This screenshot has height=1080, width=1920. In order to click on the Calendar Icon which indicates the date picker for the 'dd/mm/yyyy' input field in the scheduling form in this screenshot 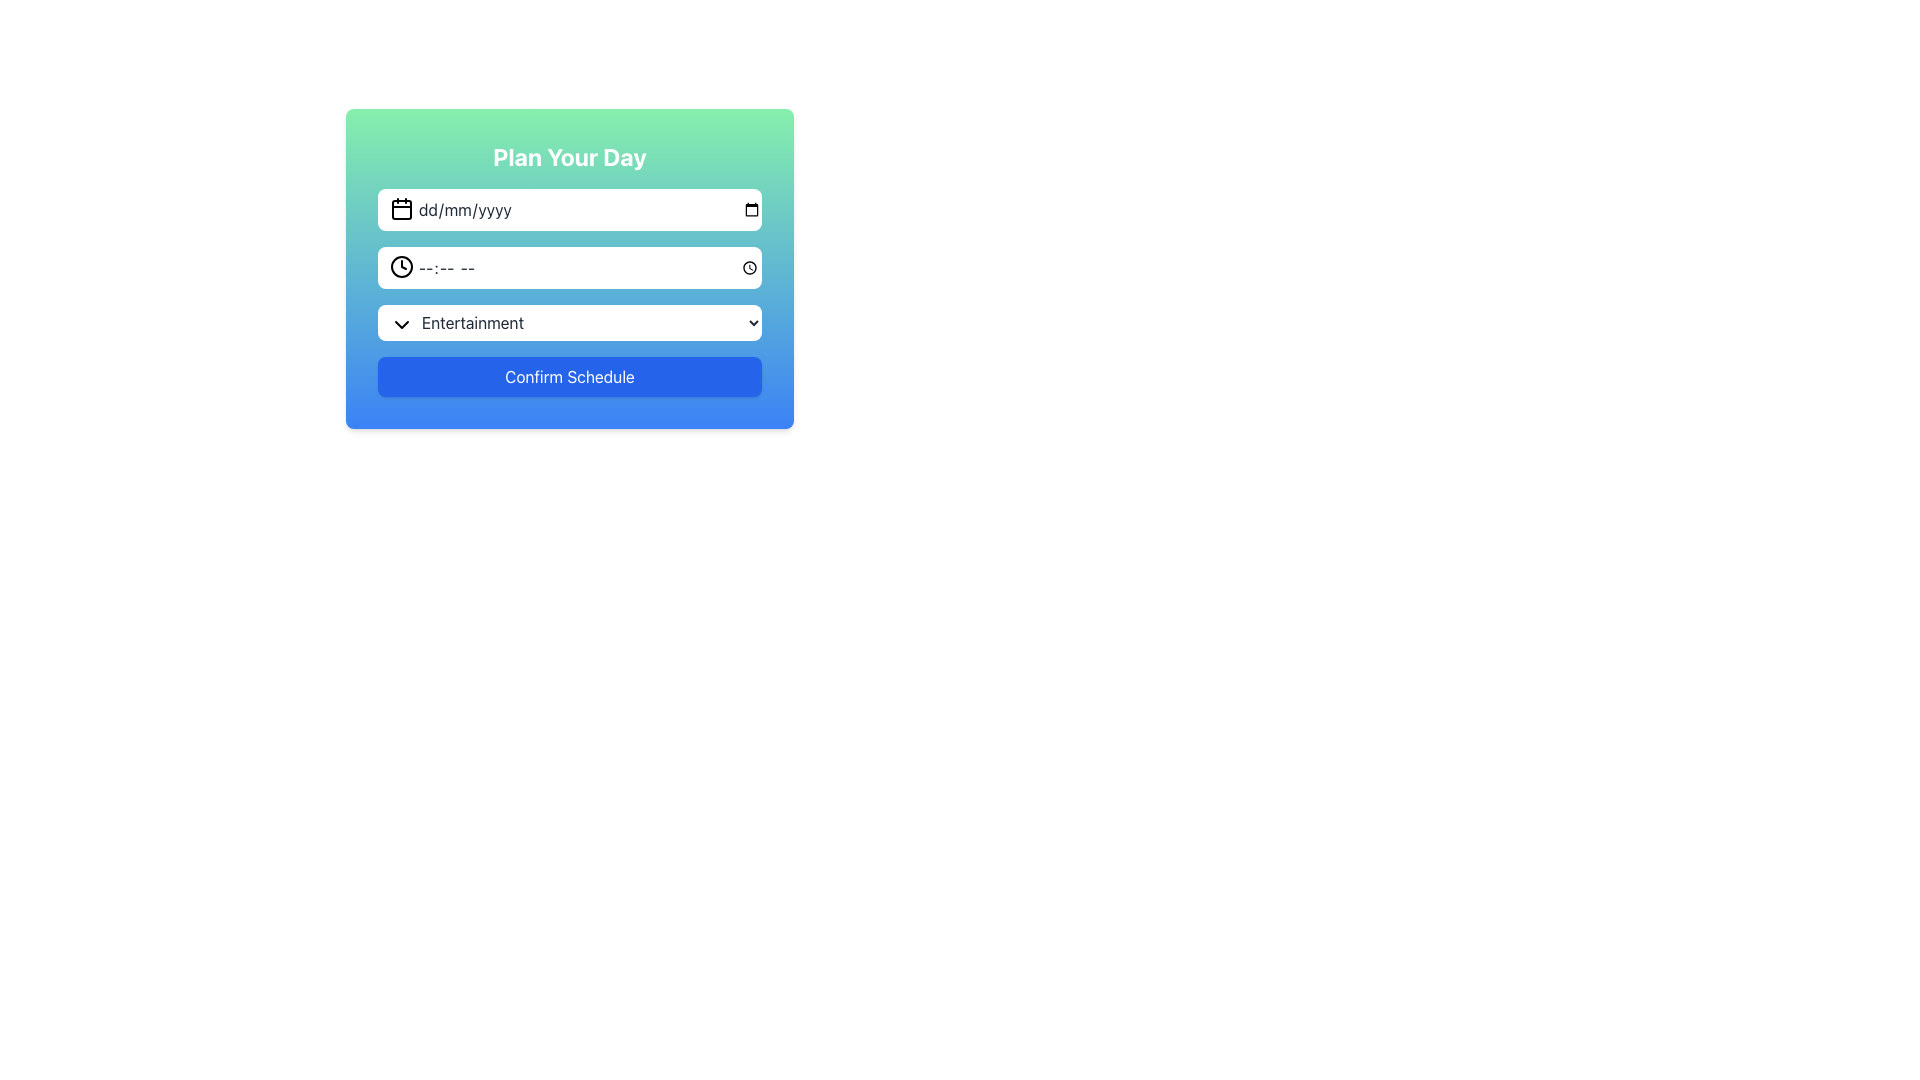, I will do `click(401, 208)`.